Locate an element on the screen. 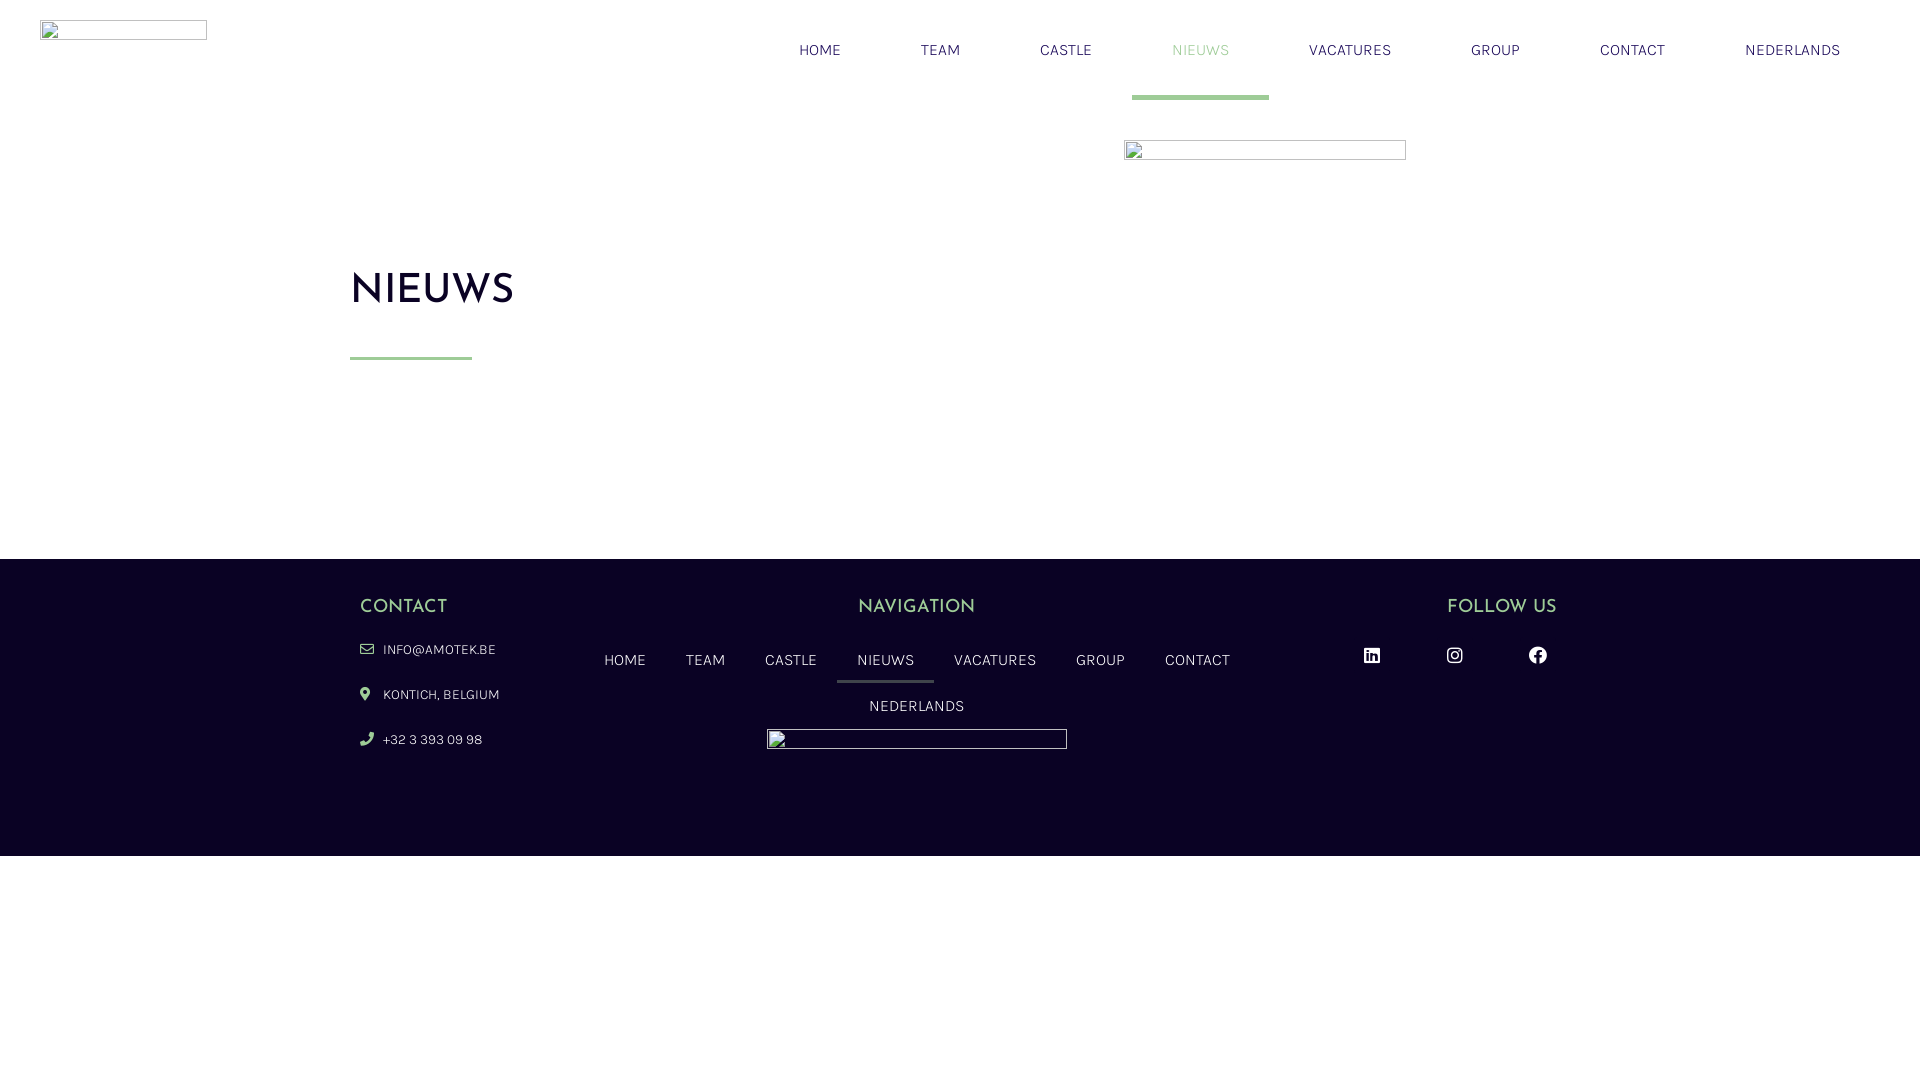 Image resolution: width=1920 pixels, height=1080 pixels. 'GROUP' is located at coordinates (1099, 659).